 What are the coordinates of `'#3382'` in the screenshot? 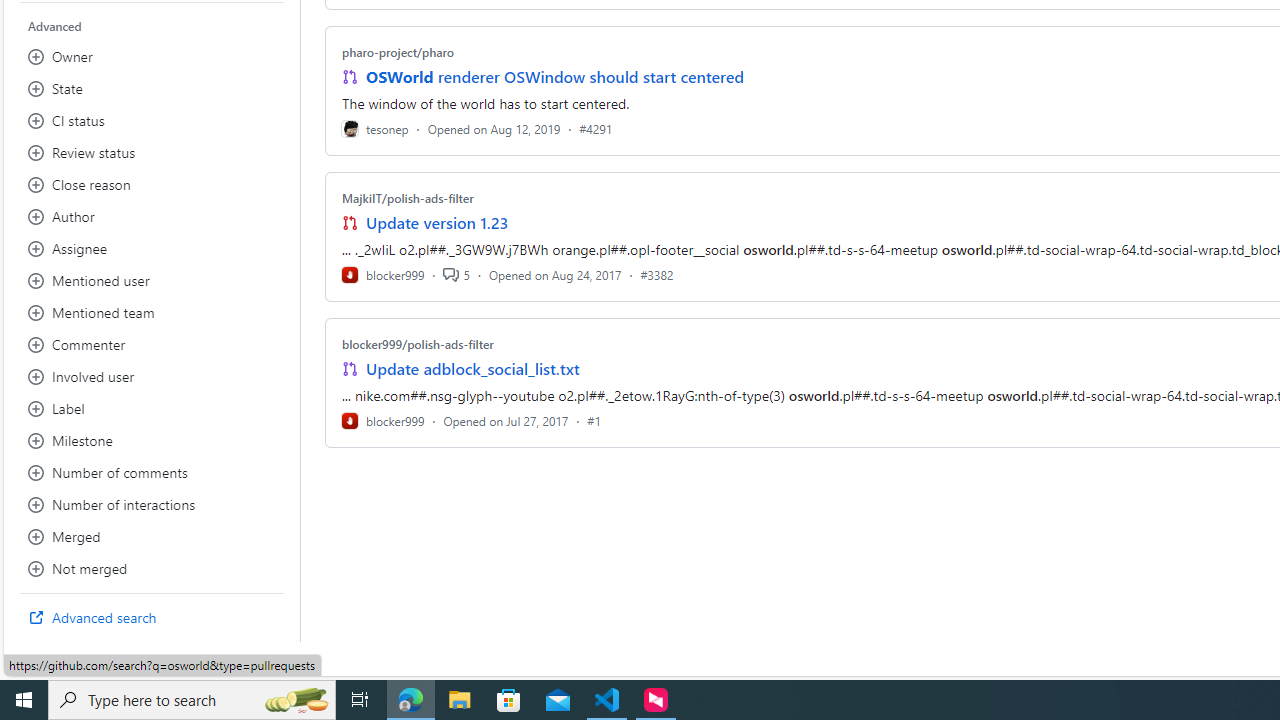 It's located at (657, 274).